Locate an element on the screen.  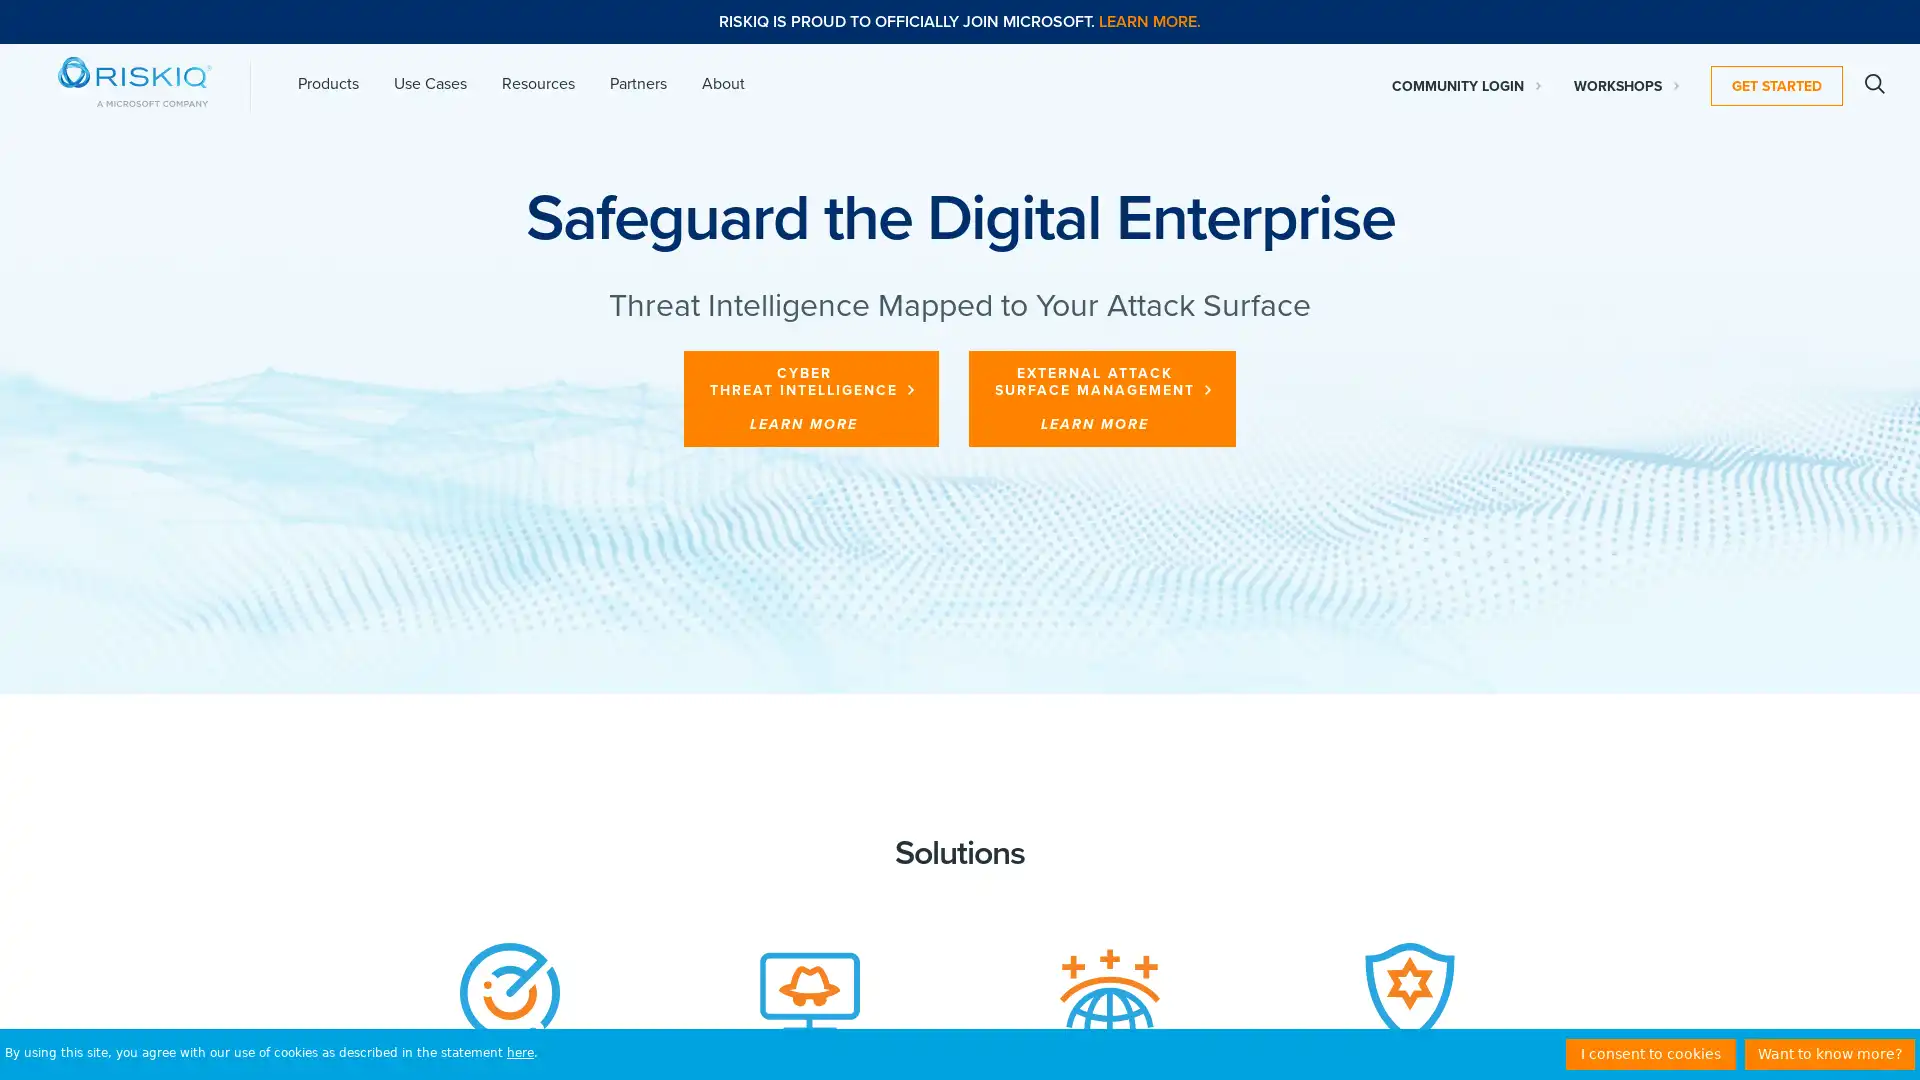
I consent to cookies is located at coordinates (1651, 1053).